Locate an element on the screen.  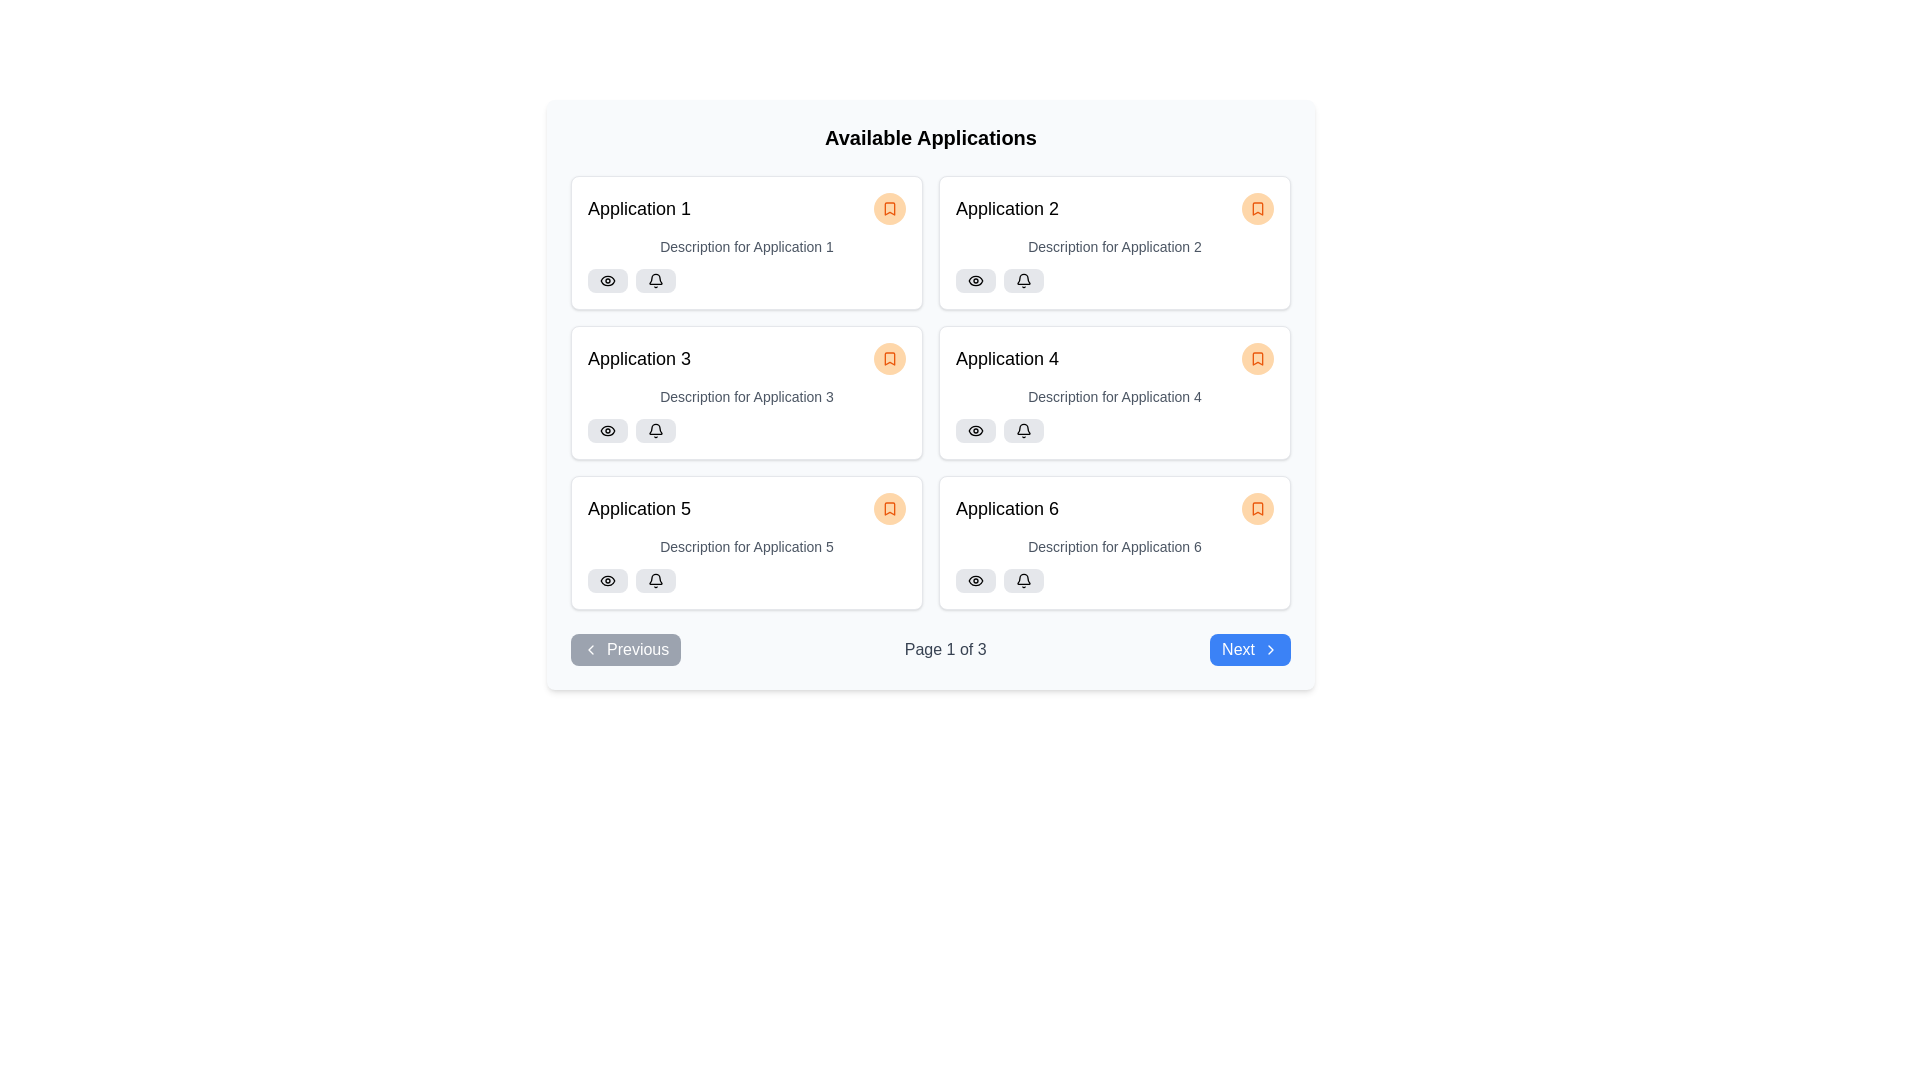
the button with an embedded icon that triggers the view action related to 'Application 5' is located at coordinates (607, 581).